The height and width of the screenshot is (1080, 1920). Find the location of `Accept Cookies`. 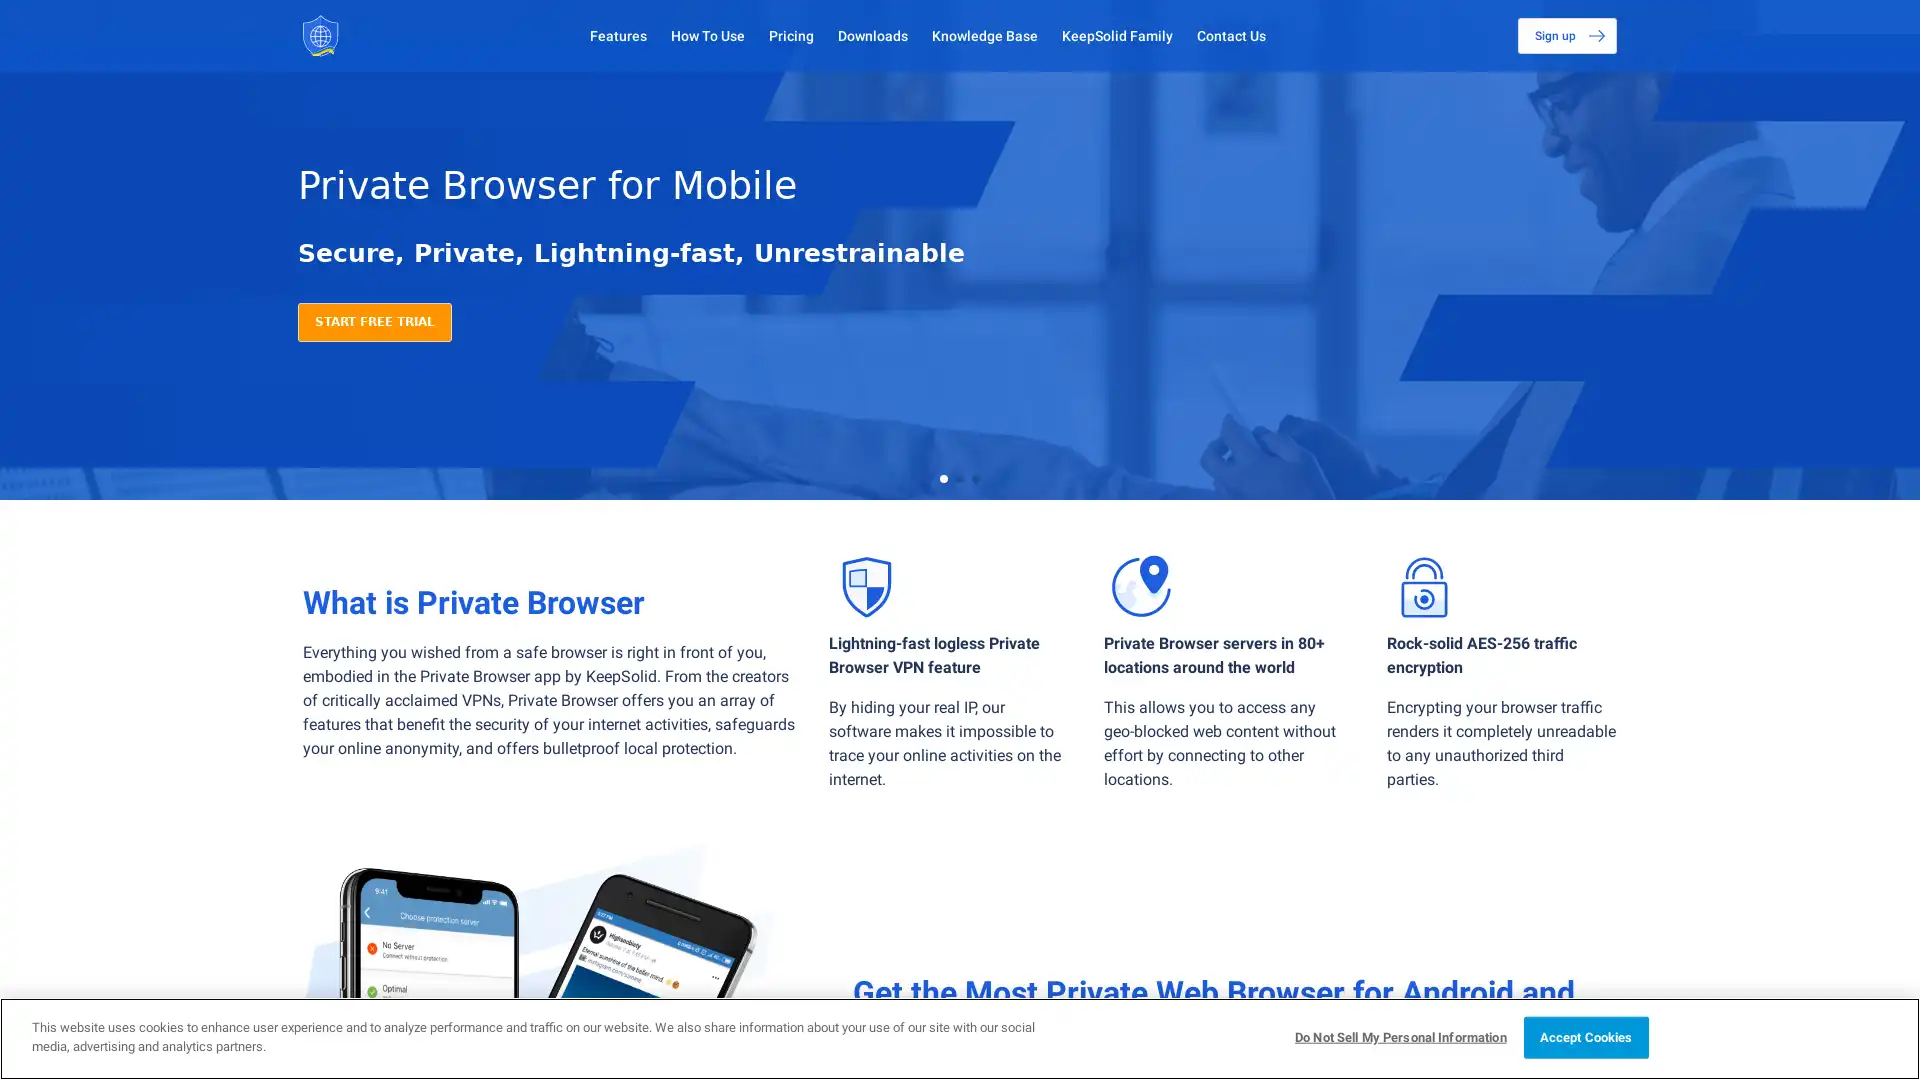

Accept Cookies is located at coordinates (1584, 1036).